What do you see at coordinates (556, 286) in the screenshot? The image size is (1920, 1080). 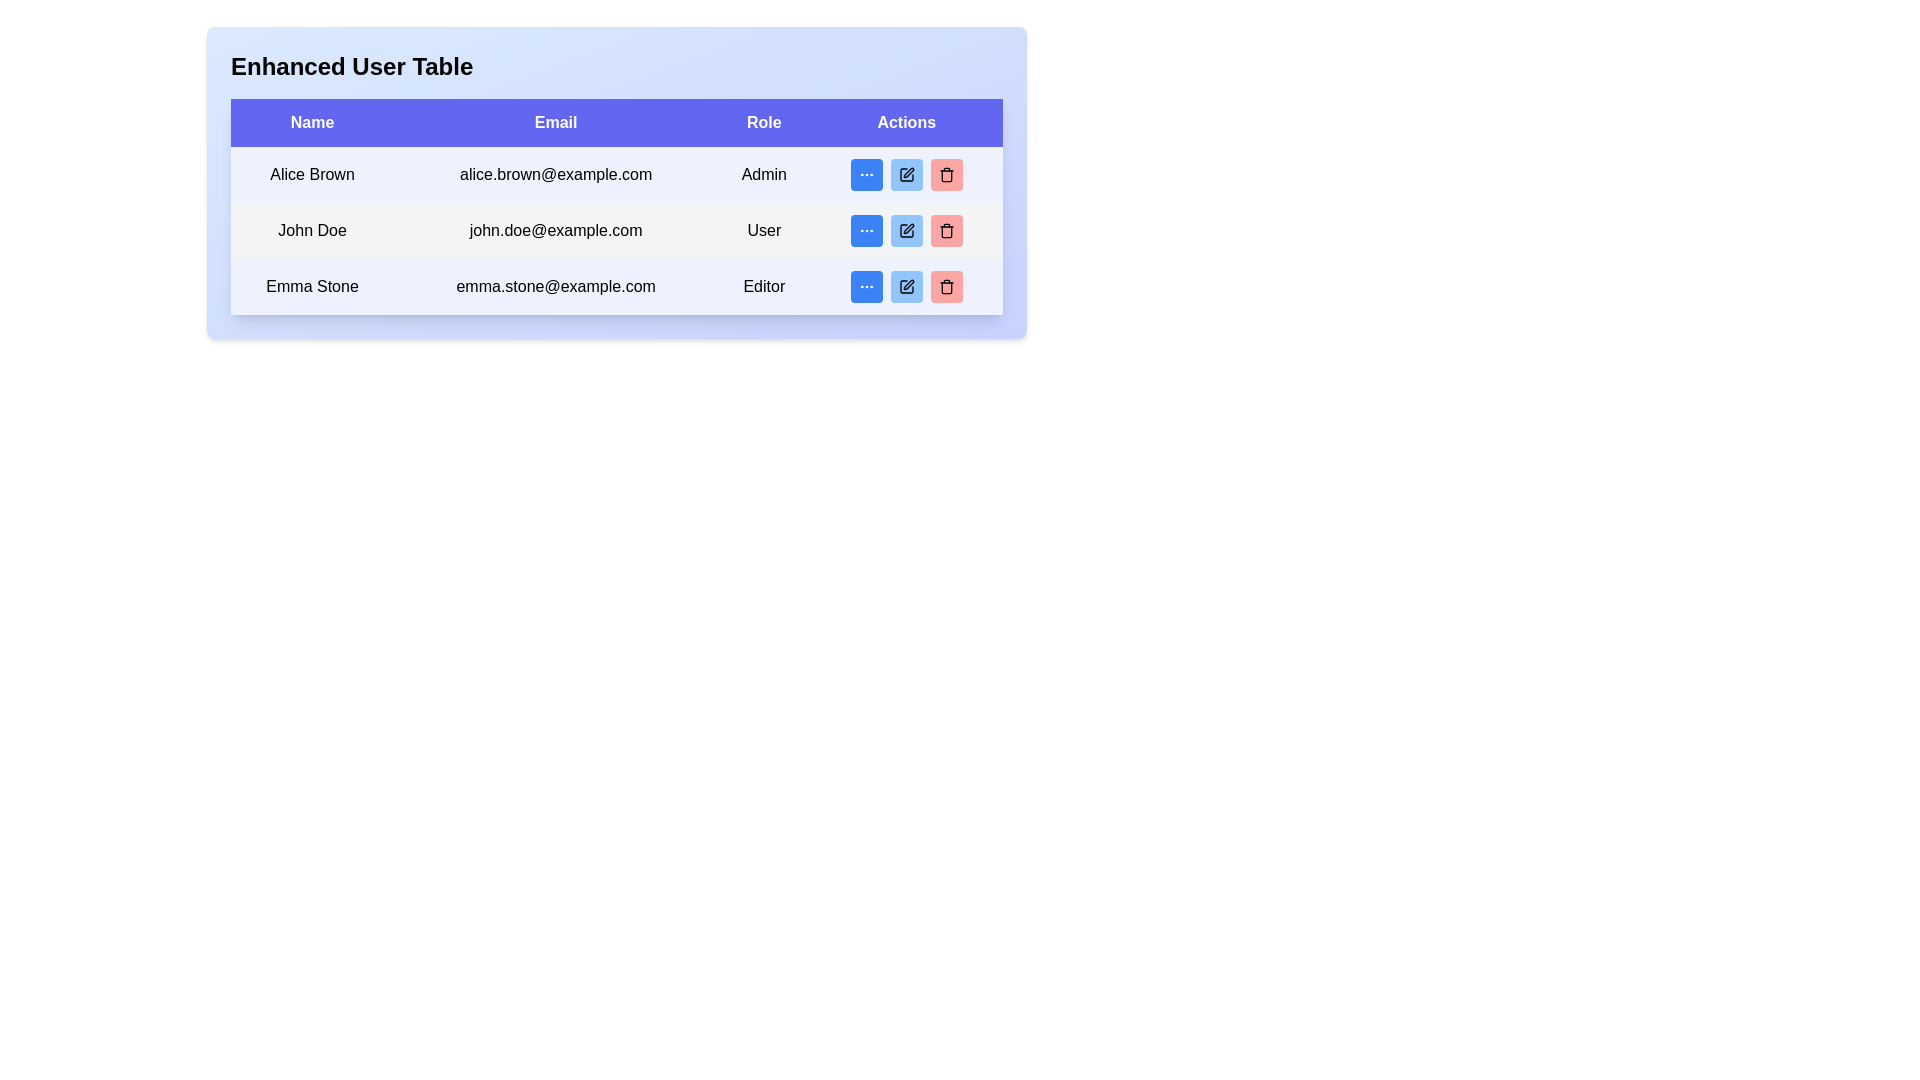 I see `the email display element showing 'emma.stone@example.com', which is located in the third row and second column of the table, adjacent to 'Emma Stone' and 'Editor'` at bounding box center [556, 286].